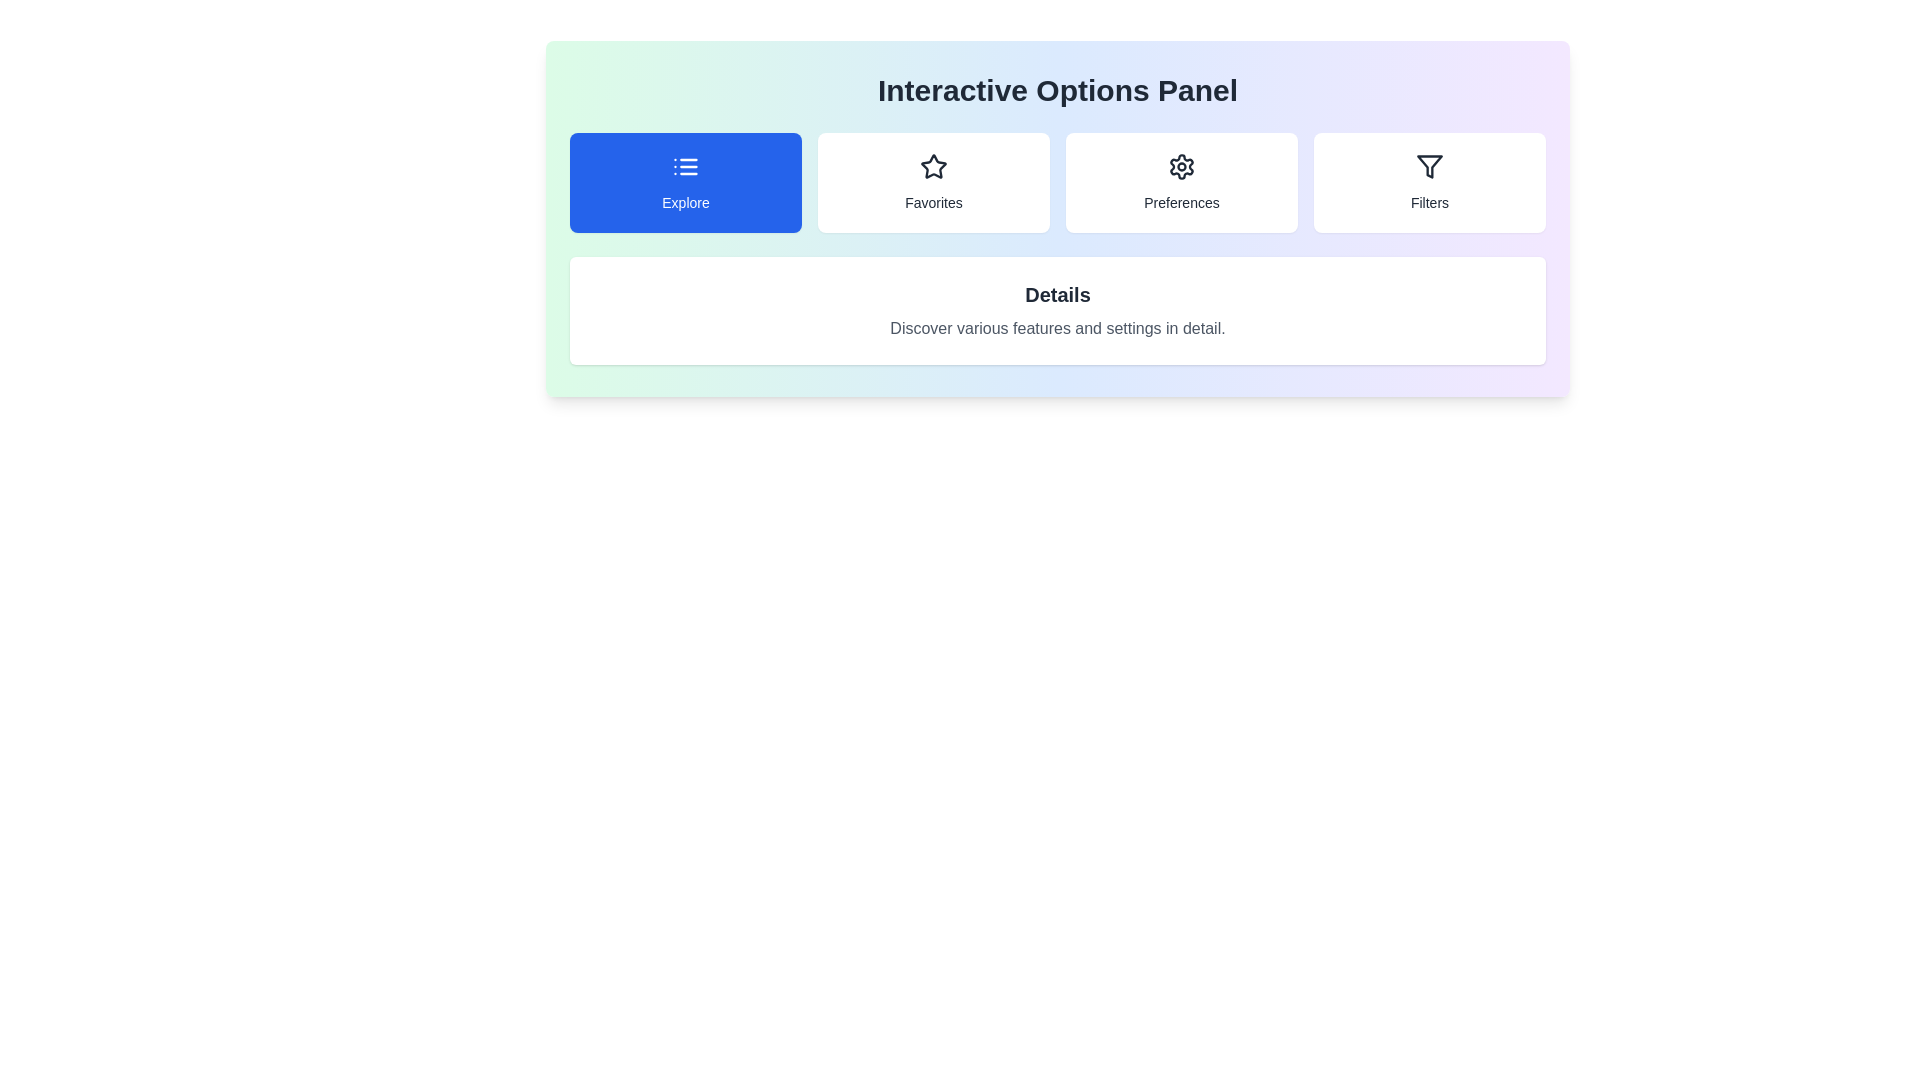 The height and width of the screenshot is (1080, 1920). Describe the element at coordinates (686, 203) in the screenshot. I see `text label located at the bottom center of the rounded blue button that indicates exploration functionality` at that location.